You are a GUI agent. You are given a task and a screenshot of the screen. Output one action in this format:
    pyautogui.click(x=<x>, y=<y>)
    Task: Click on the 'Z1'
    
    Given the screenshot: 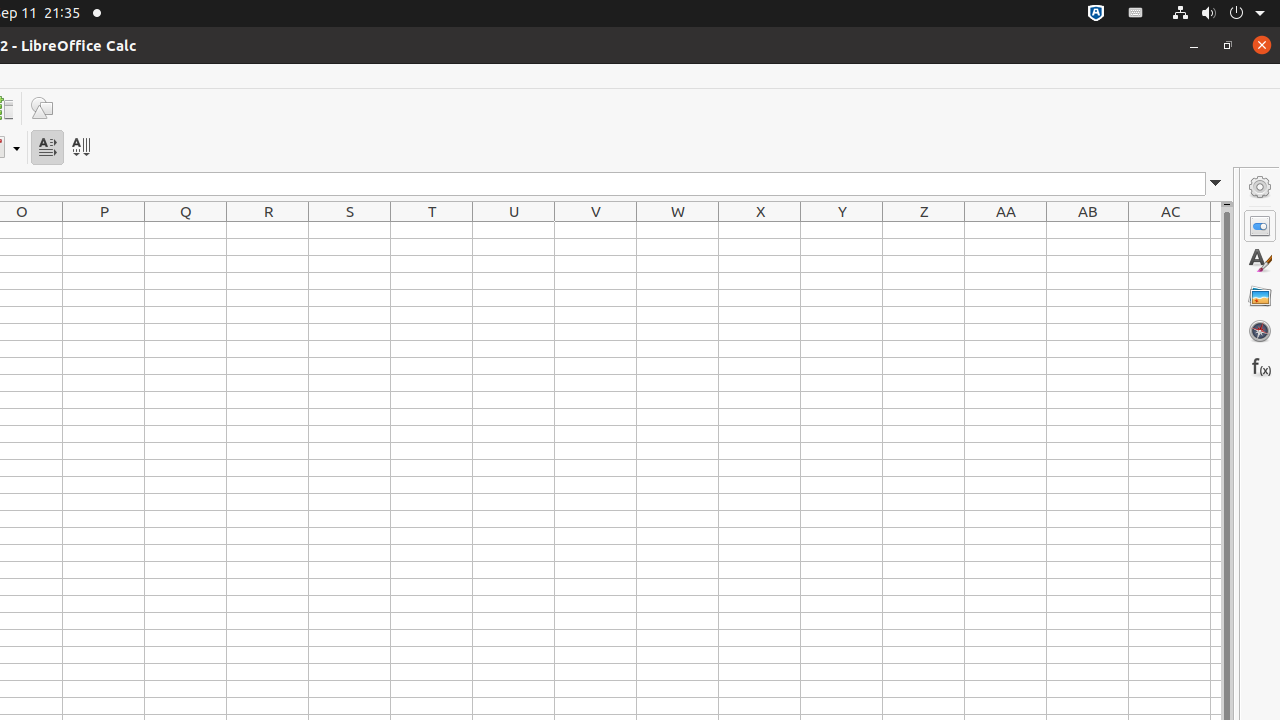 What is the action you would take?
    pyautogui.click(x=923, y=229)
    